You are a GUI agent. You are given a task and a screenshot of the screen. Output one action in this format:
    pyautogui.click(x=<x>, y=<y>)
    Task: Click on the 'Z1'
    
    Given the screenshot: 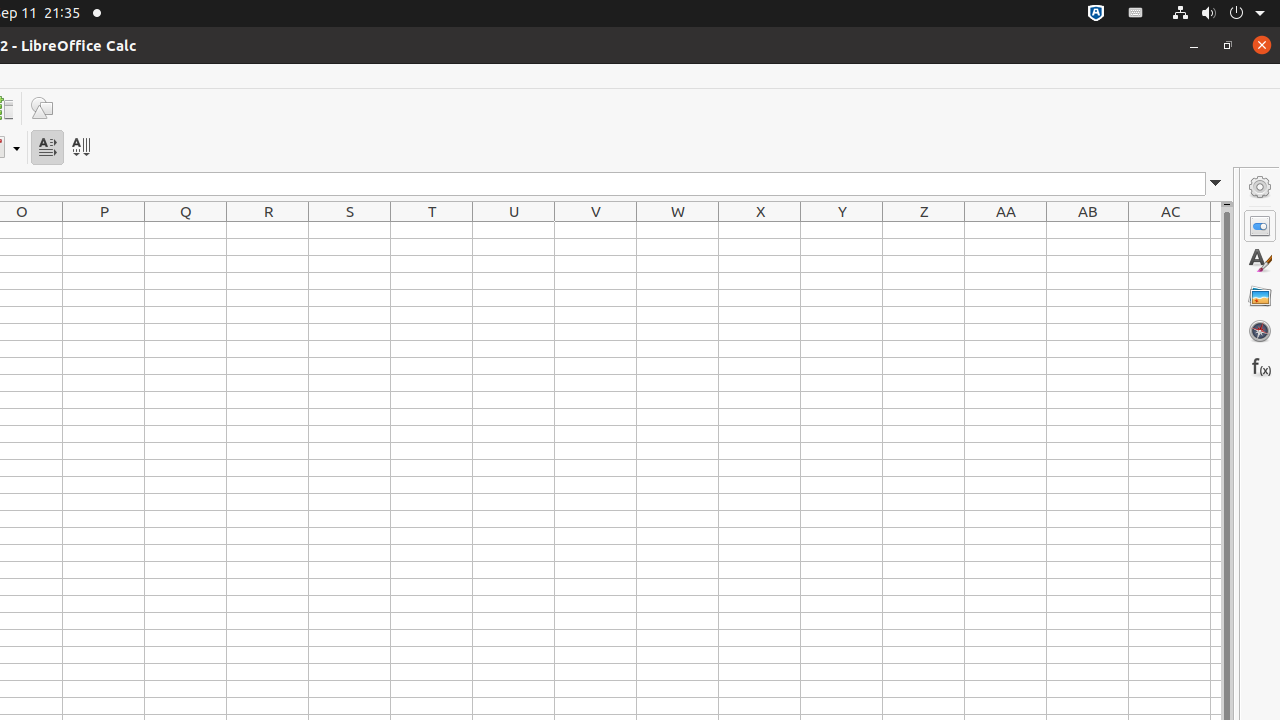 What is the action you would take?
    pyautogui.click(x=923, y=229)
    